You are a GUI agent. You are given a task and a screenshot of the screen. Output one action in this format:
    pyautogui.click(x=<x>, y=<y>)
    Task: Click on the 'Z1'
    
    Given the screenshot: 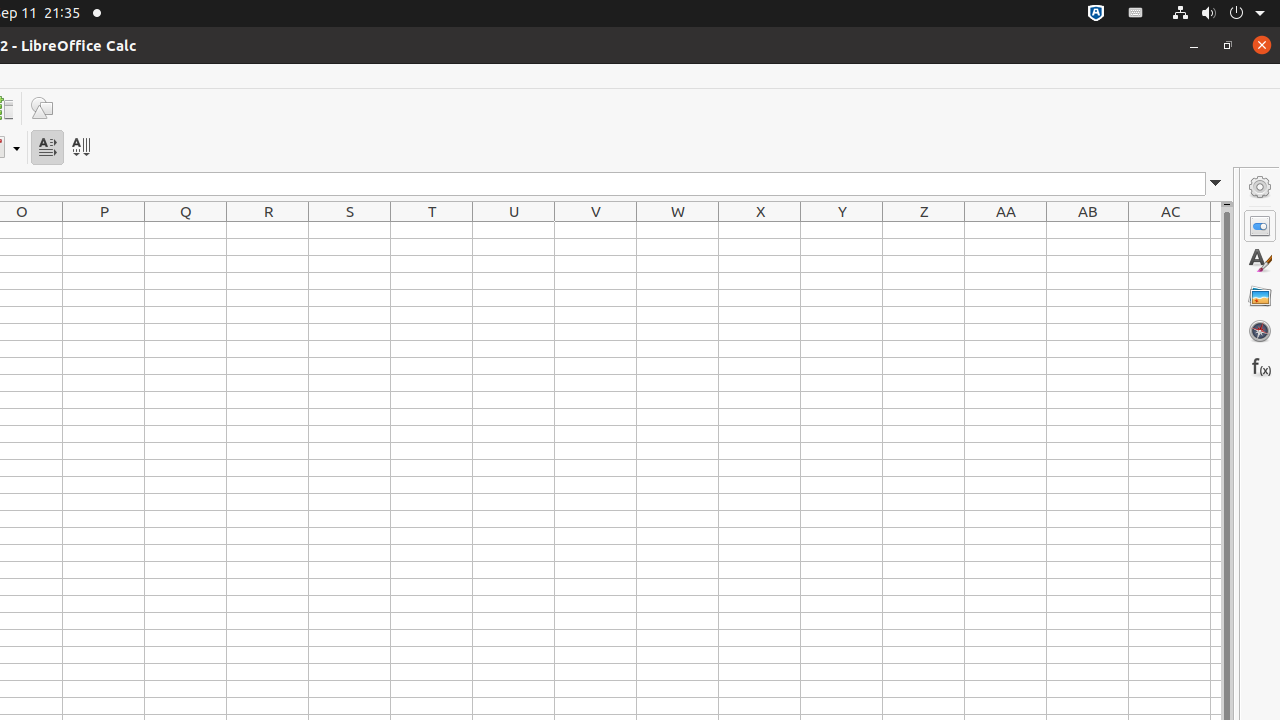 What is the action you would take?
    pyautogui.click(x=923, y=229)
    